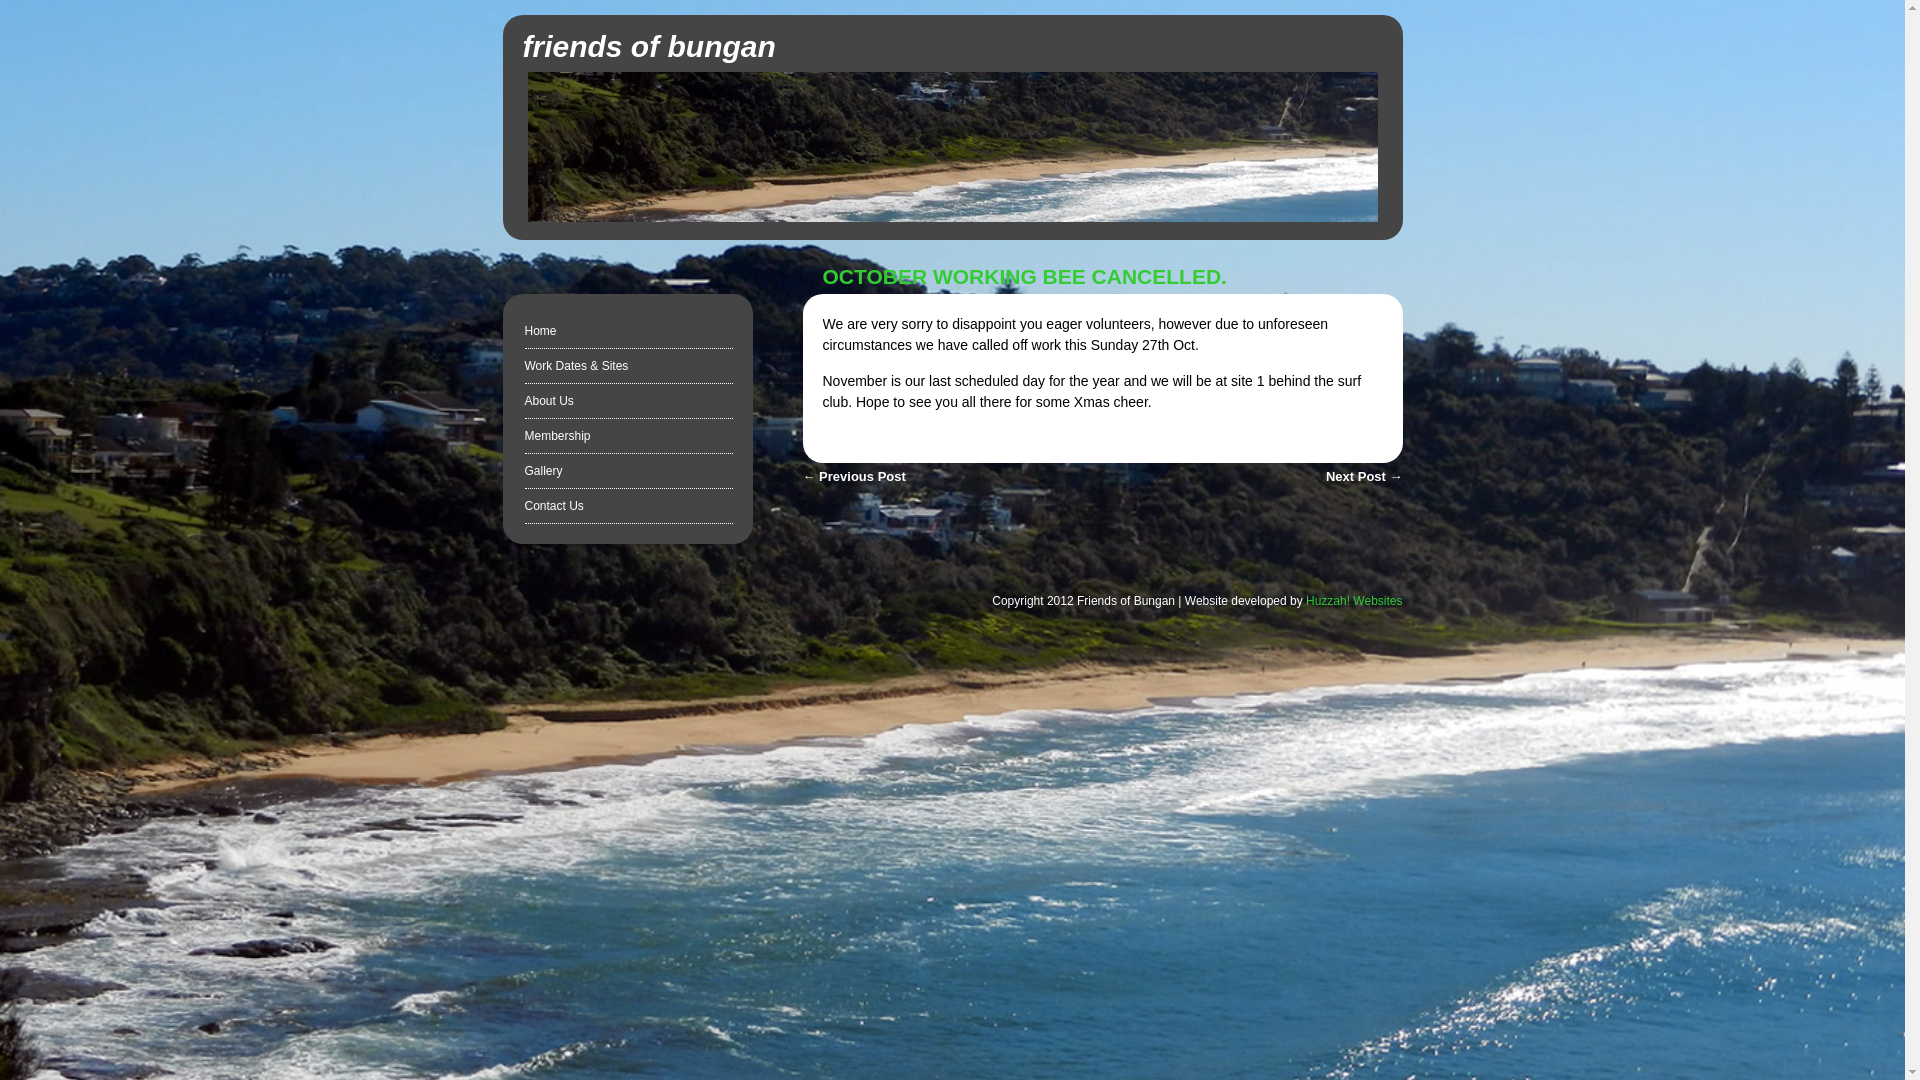 Image resolution: width=1920 pixels, height=1080 pixels. What do you see at coordinates (1354, 600) in the screenshot?
I see `'Huzzah! Websites'` at bounding box center [1354, 600].